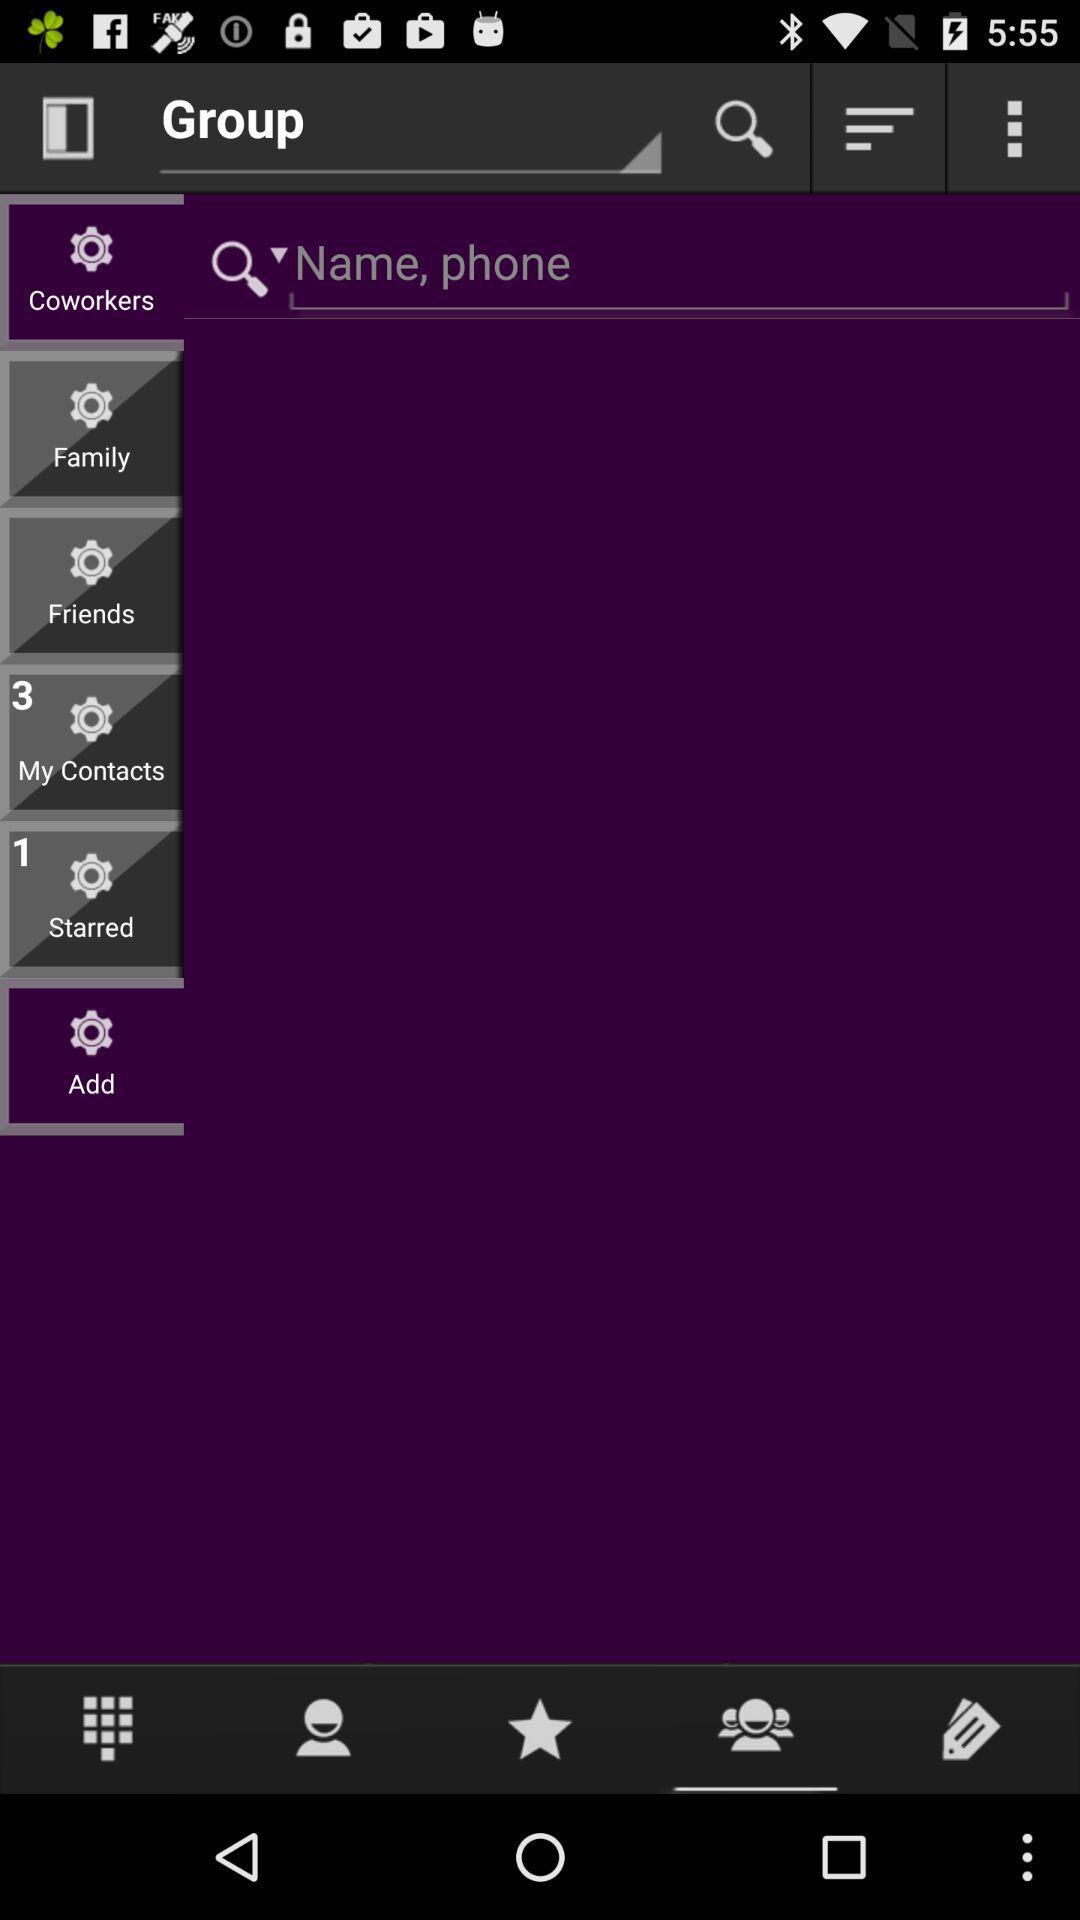 Image resolution: width=1080 pixels, height=1920 pixels. What do you see at coordinates (744, 127) in the screenshot?
I see `button for start search` at bounding box center [744, 127].